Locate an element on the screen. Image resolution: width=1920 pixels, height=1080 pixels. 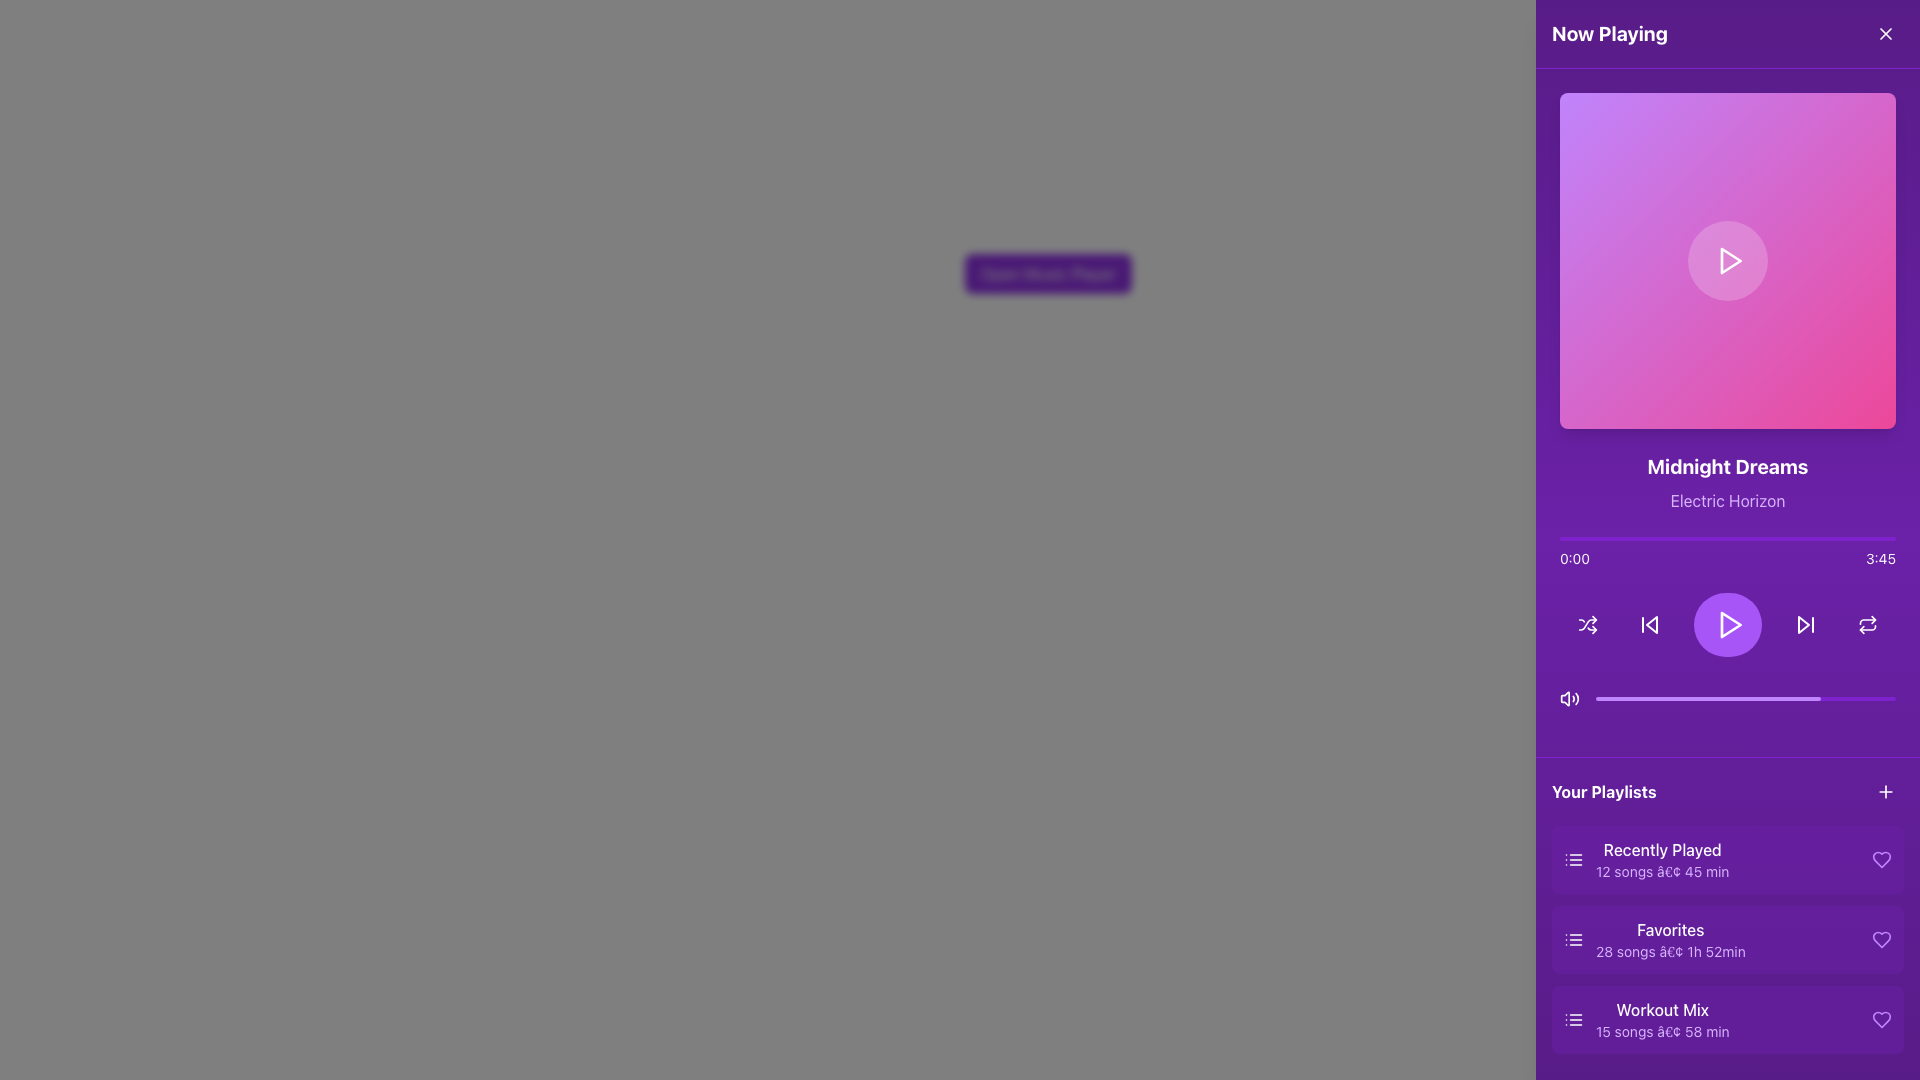
the playback progress is located at coordinates (1746, 697).